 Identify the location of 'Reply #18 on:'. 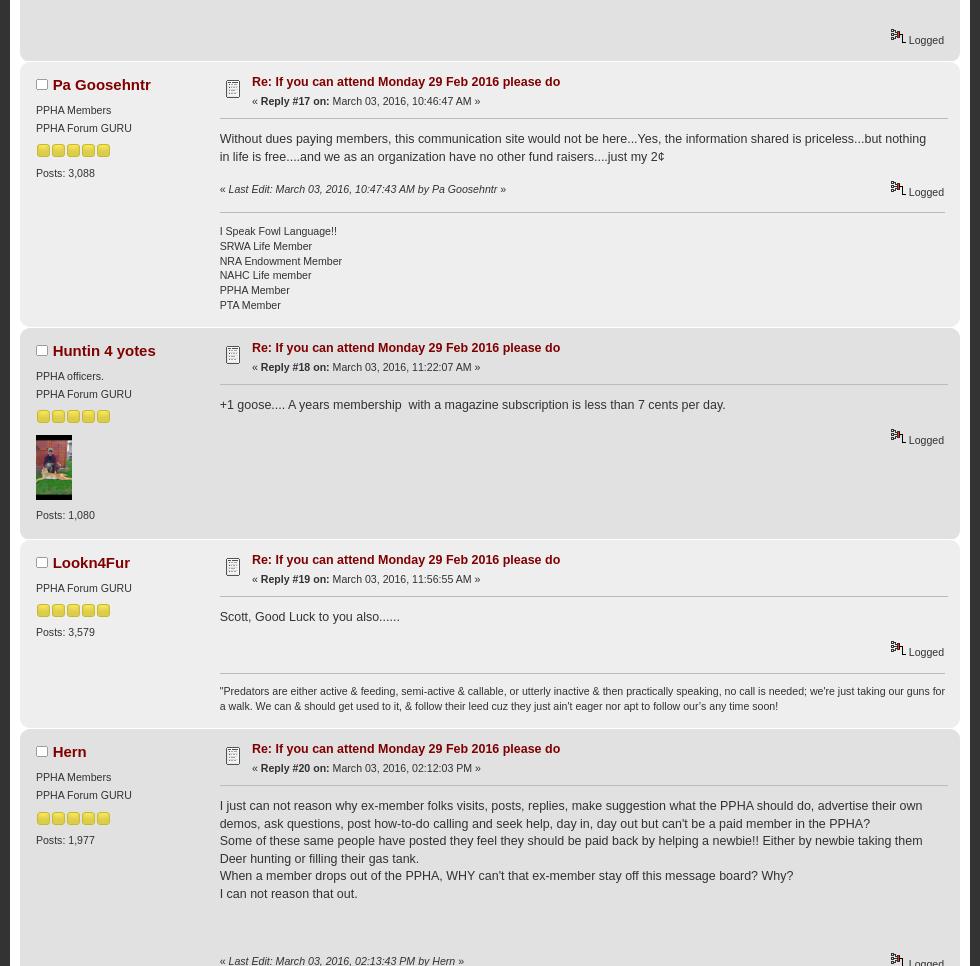
(259, 365).